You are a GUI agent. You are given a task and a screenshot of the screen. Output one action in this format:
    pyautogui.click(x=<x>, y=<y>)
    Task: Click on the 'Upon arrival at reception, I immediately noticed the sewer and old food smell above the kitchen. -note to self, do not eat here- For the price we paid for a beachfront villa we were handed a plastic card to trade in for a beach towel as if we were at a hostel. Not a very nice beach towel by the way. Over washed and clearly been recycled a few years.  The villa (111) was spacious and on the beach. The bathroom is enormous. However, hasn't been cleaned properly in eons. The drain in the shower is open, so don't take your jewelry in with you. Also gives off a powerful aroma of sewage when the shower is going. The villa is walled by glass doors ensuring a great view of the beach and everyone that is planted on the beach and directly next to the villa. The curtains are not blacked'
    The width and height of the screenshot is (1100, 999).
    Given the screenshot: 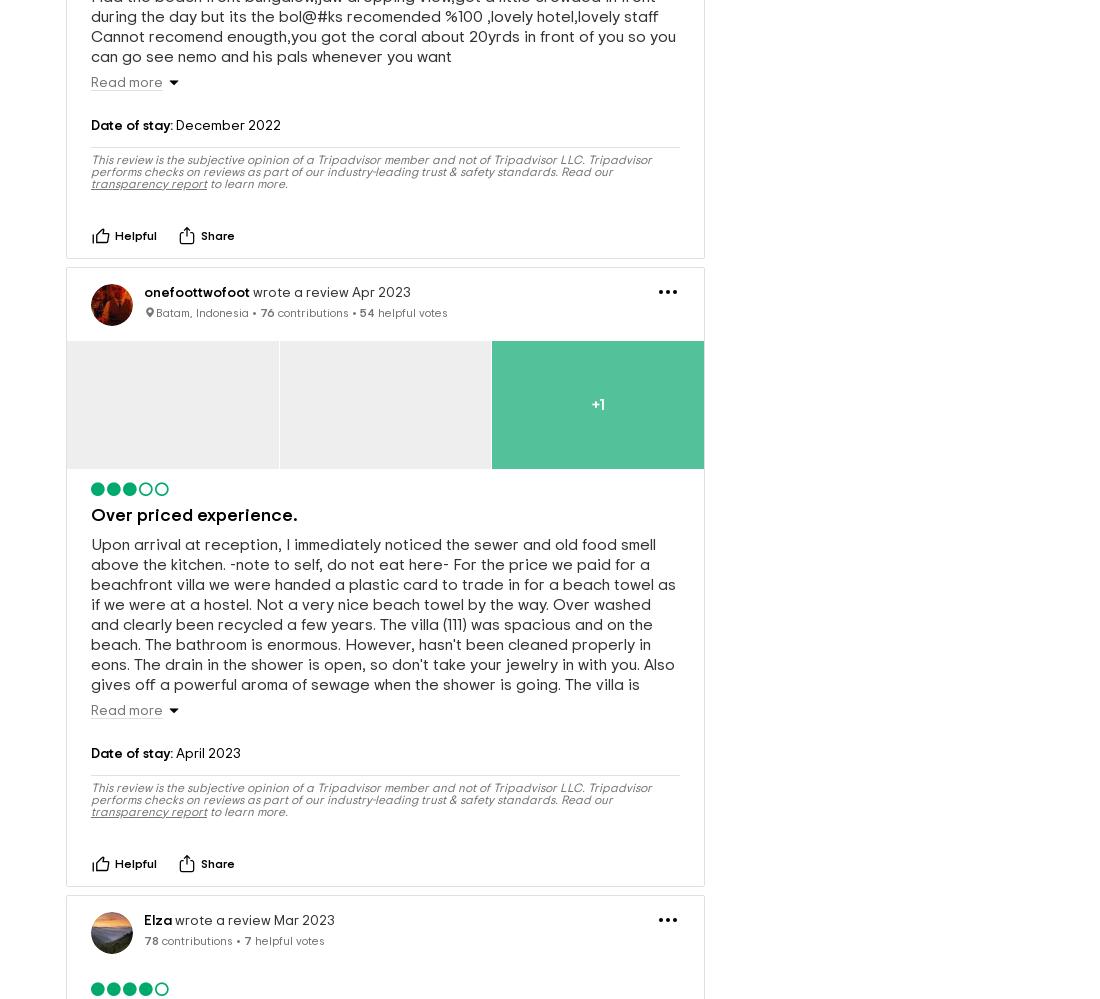 What is the action you would take?
    pyautogui.click(x=383, y=610)
    